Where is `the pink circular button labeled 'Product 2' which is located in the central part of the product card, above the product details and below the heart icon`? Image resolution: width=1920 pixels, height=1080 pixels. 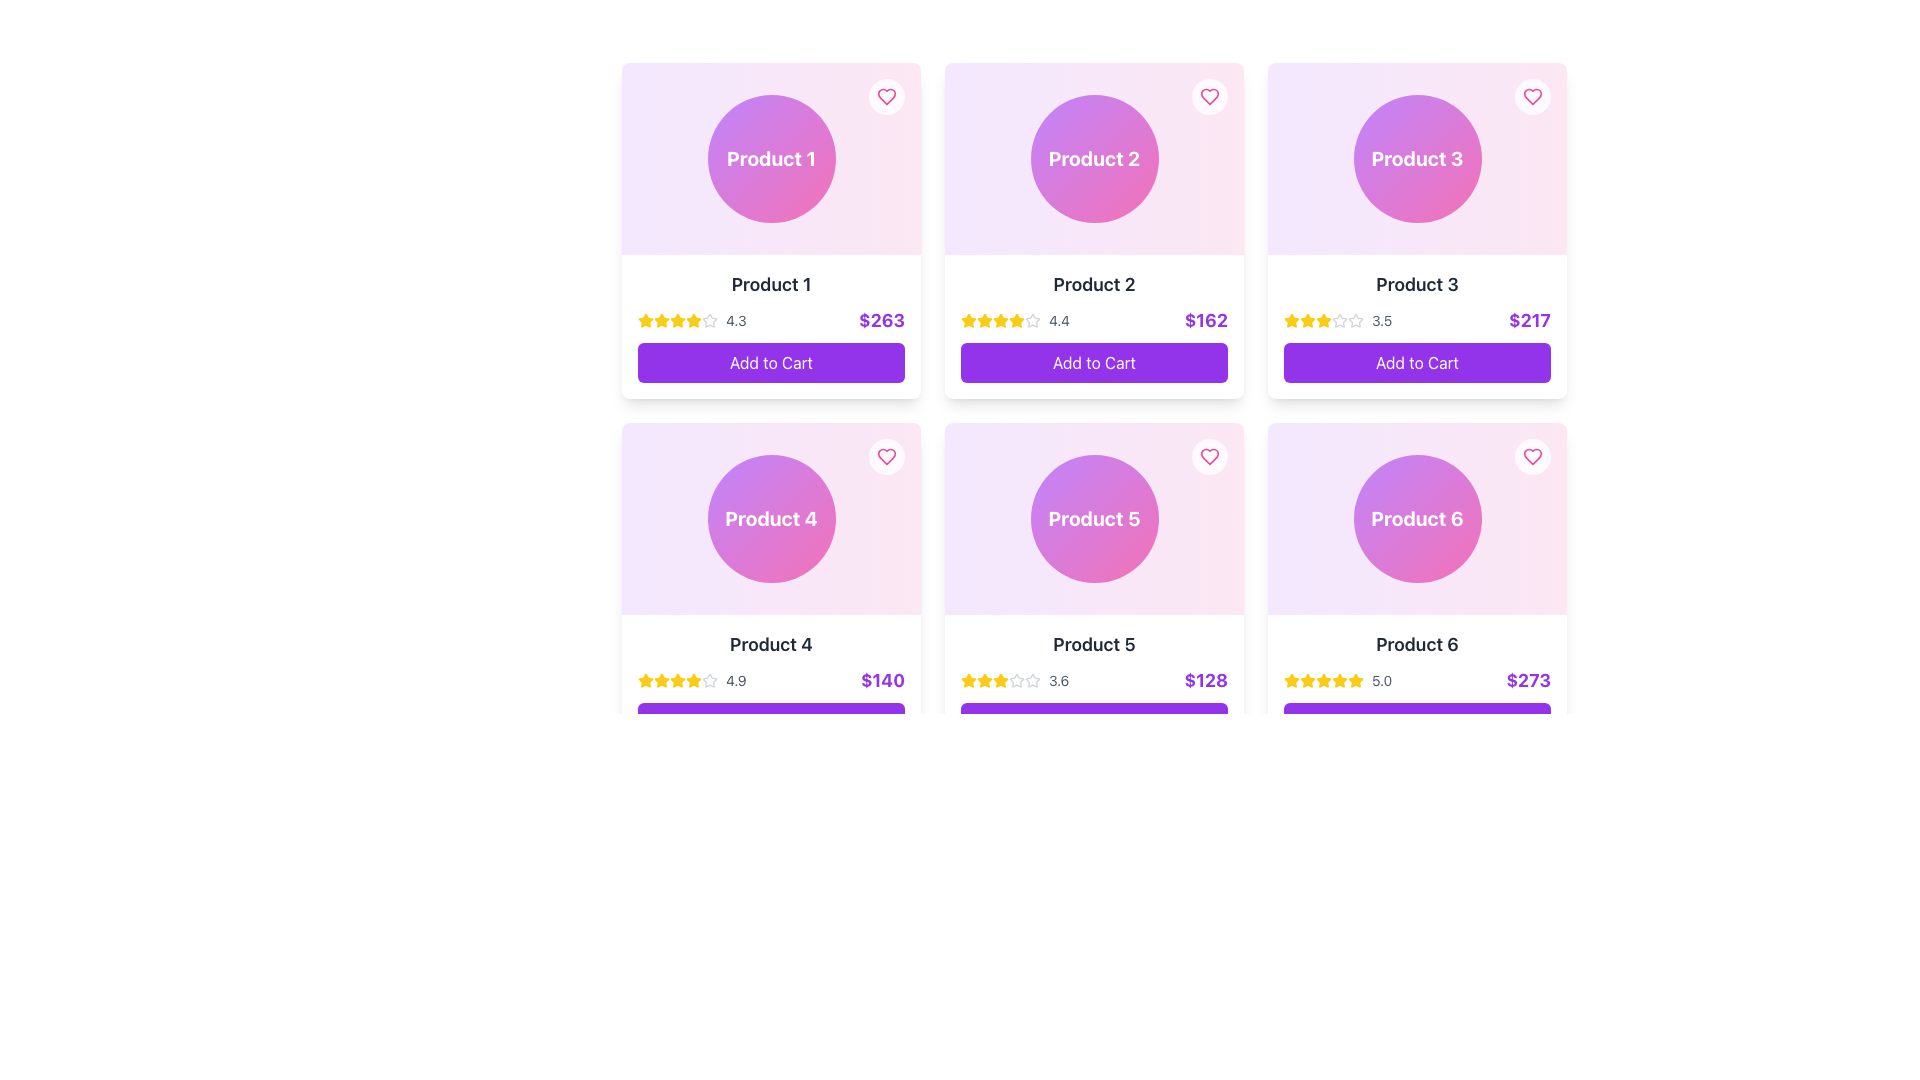
the pink circular button labeled 'Product 2' which is located in the central part of the product card, above the product details and below the heart icon is located at coordinates (1093, 157).